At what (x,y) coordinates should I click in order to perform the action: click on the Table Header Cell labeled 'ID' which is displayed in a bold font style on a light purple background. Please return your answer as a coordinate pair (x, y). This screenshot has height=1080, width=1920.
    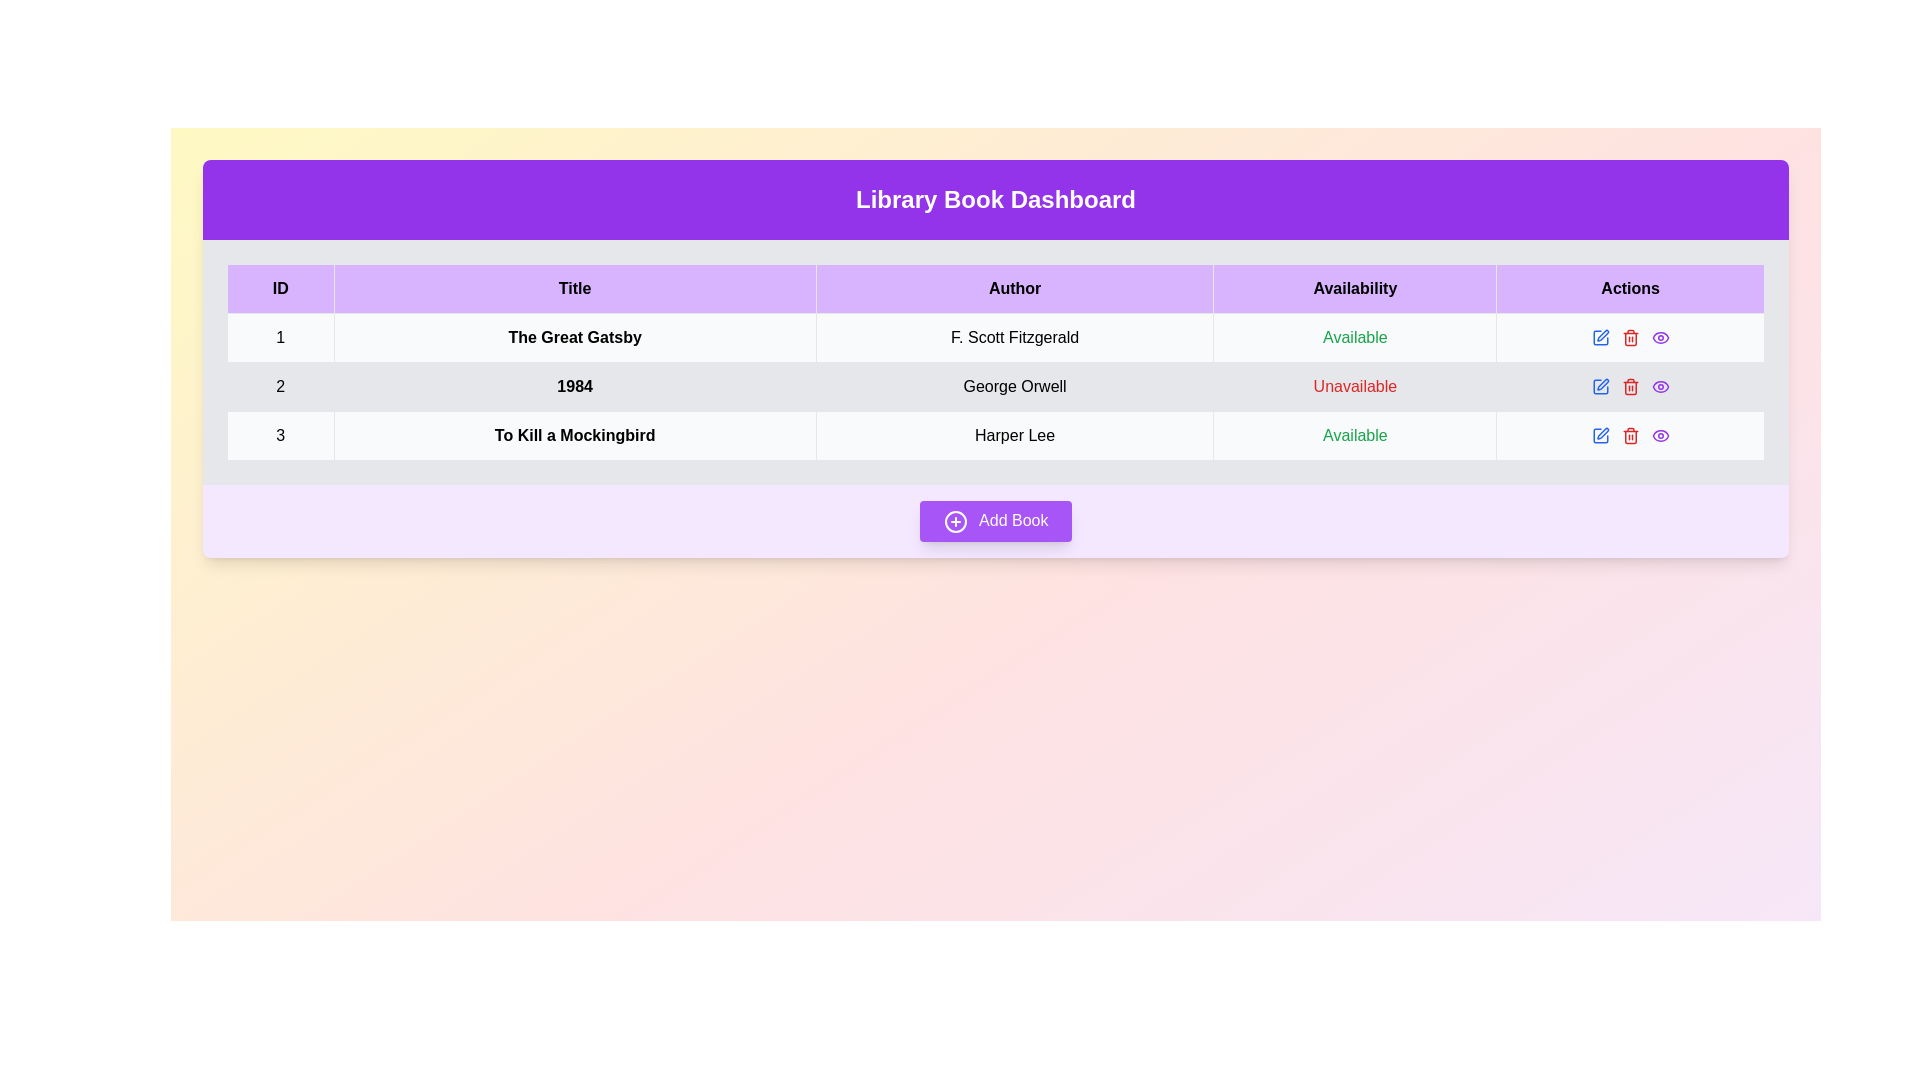
    Looking at the image, I should click on (279, 289).